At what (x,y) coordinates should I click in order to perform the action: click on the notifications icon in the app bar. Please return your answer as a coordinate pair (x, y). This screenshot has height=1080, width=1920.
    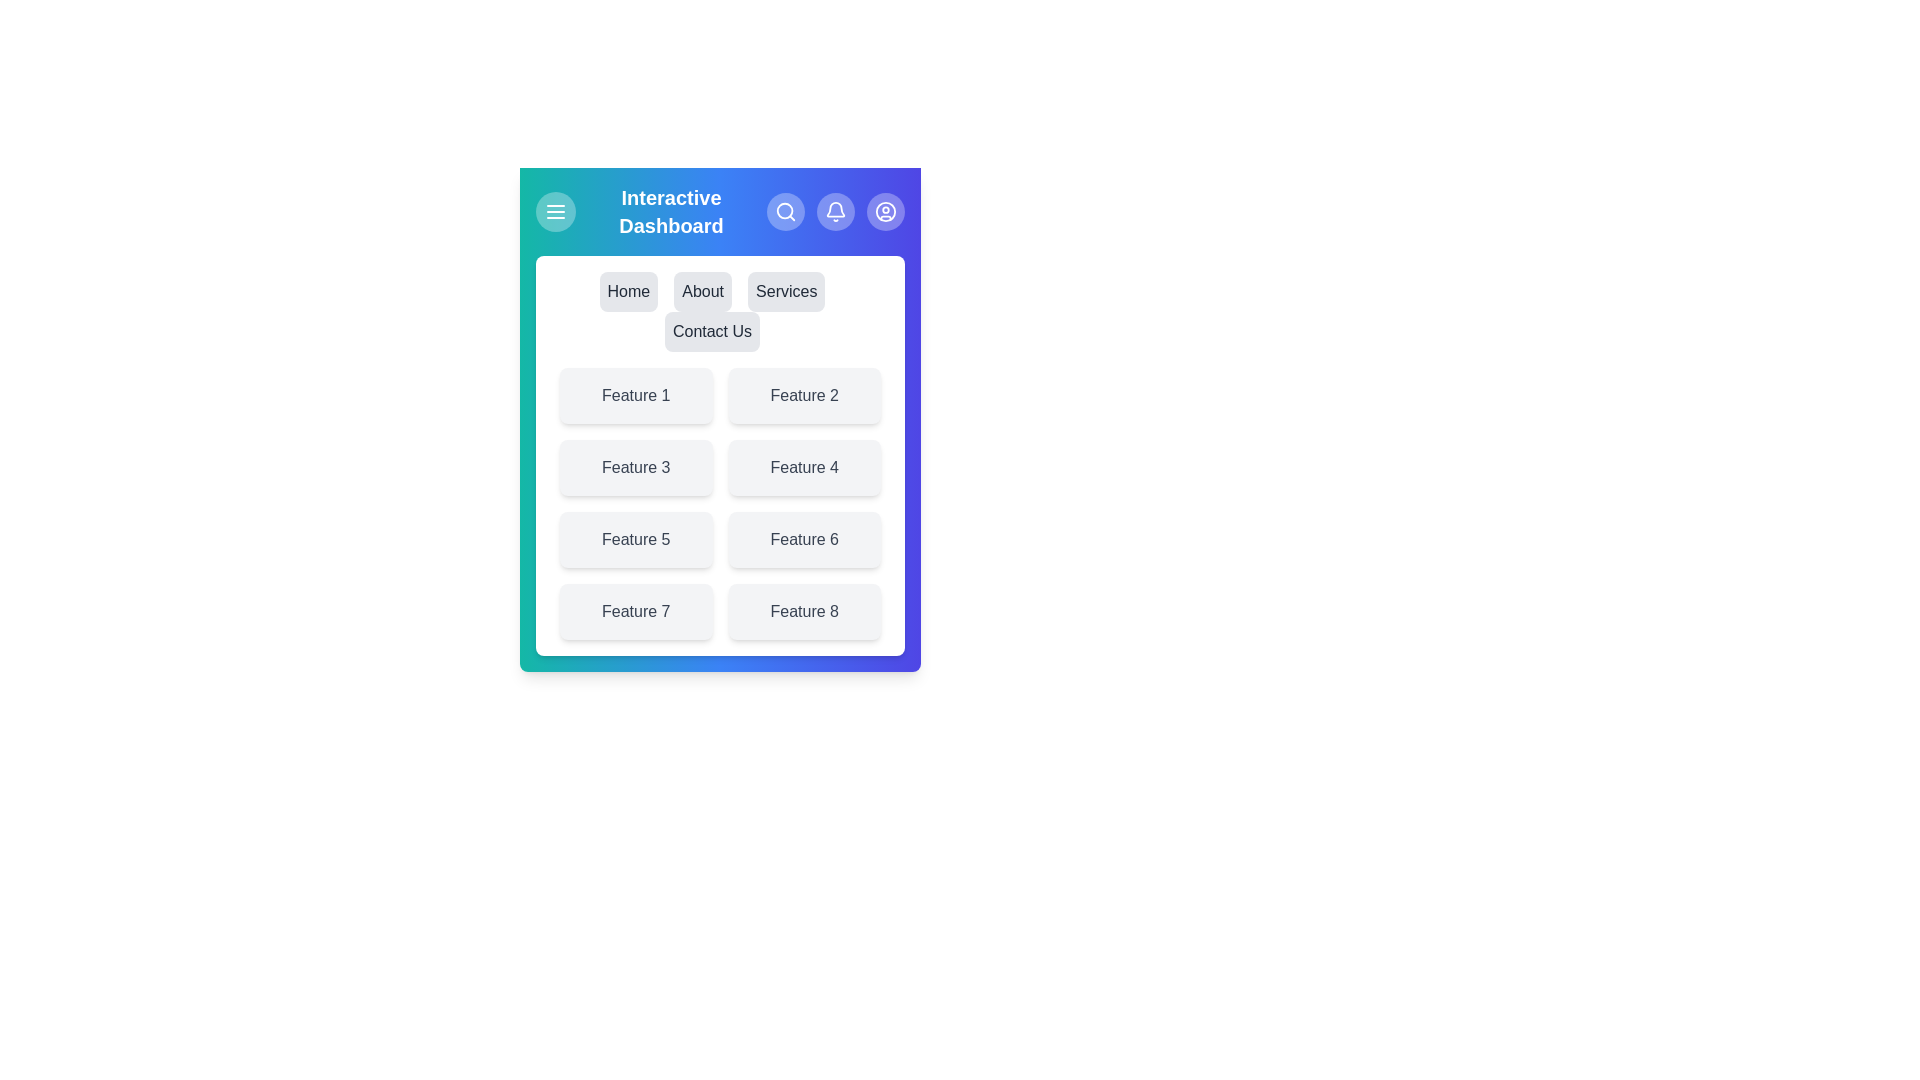
    Looking at the image, I should click on (835, 212).